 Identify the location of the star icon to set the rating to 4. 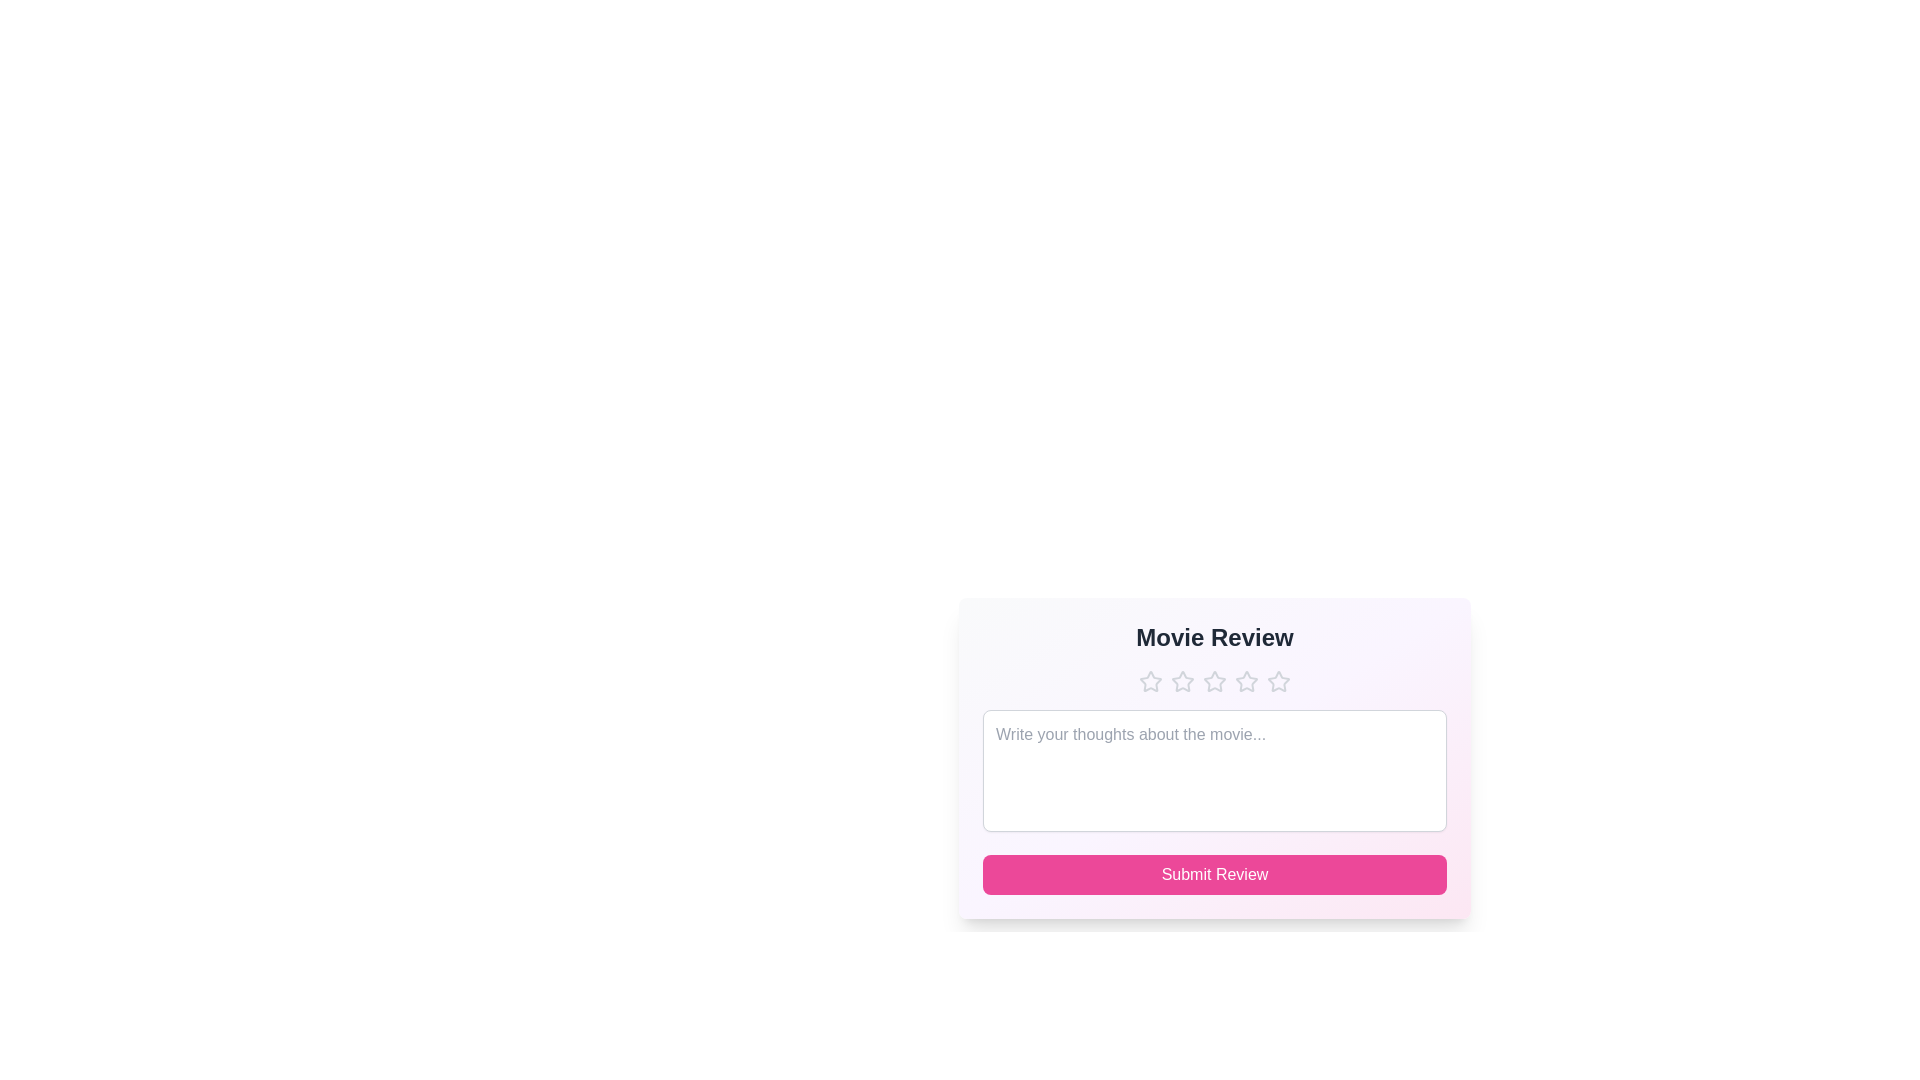
(1246, 681).